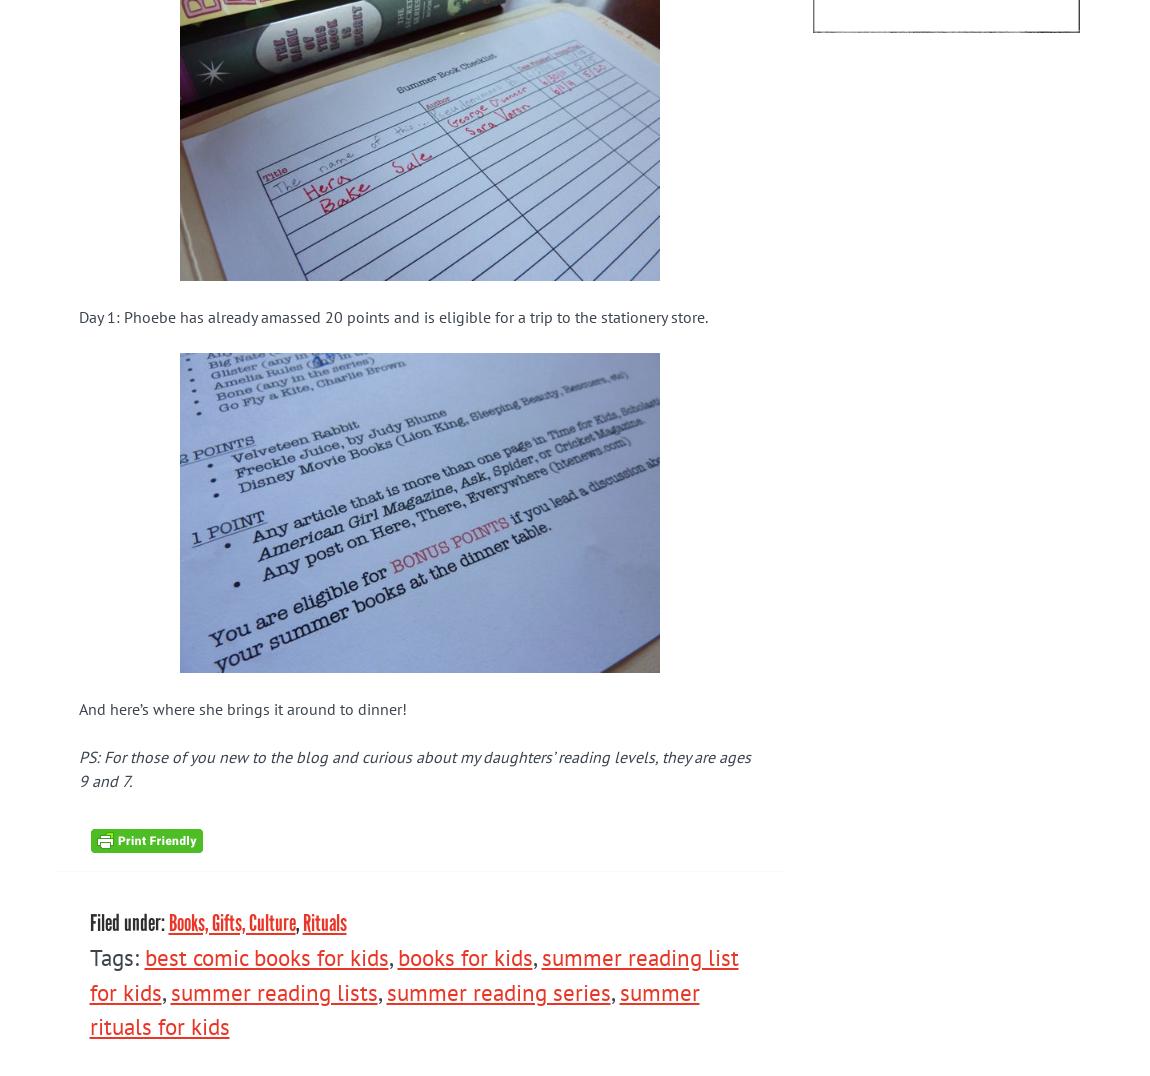 Image resolution: width=1150 pixels, height=1076 pixels. Describe the element at coordinates (272, 990) in the screenshot. I see `'summer reading lists'` at that location.